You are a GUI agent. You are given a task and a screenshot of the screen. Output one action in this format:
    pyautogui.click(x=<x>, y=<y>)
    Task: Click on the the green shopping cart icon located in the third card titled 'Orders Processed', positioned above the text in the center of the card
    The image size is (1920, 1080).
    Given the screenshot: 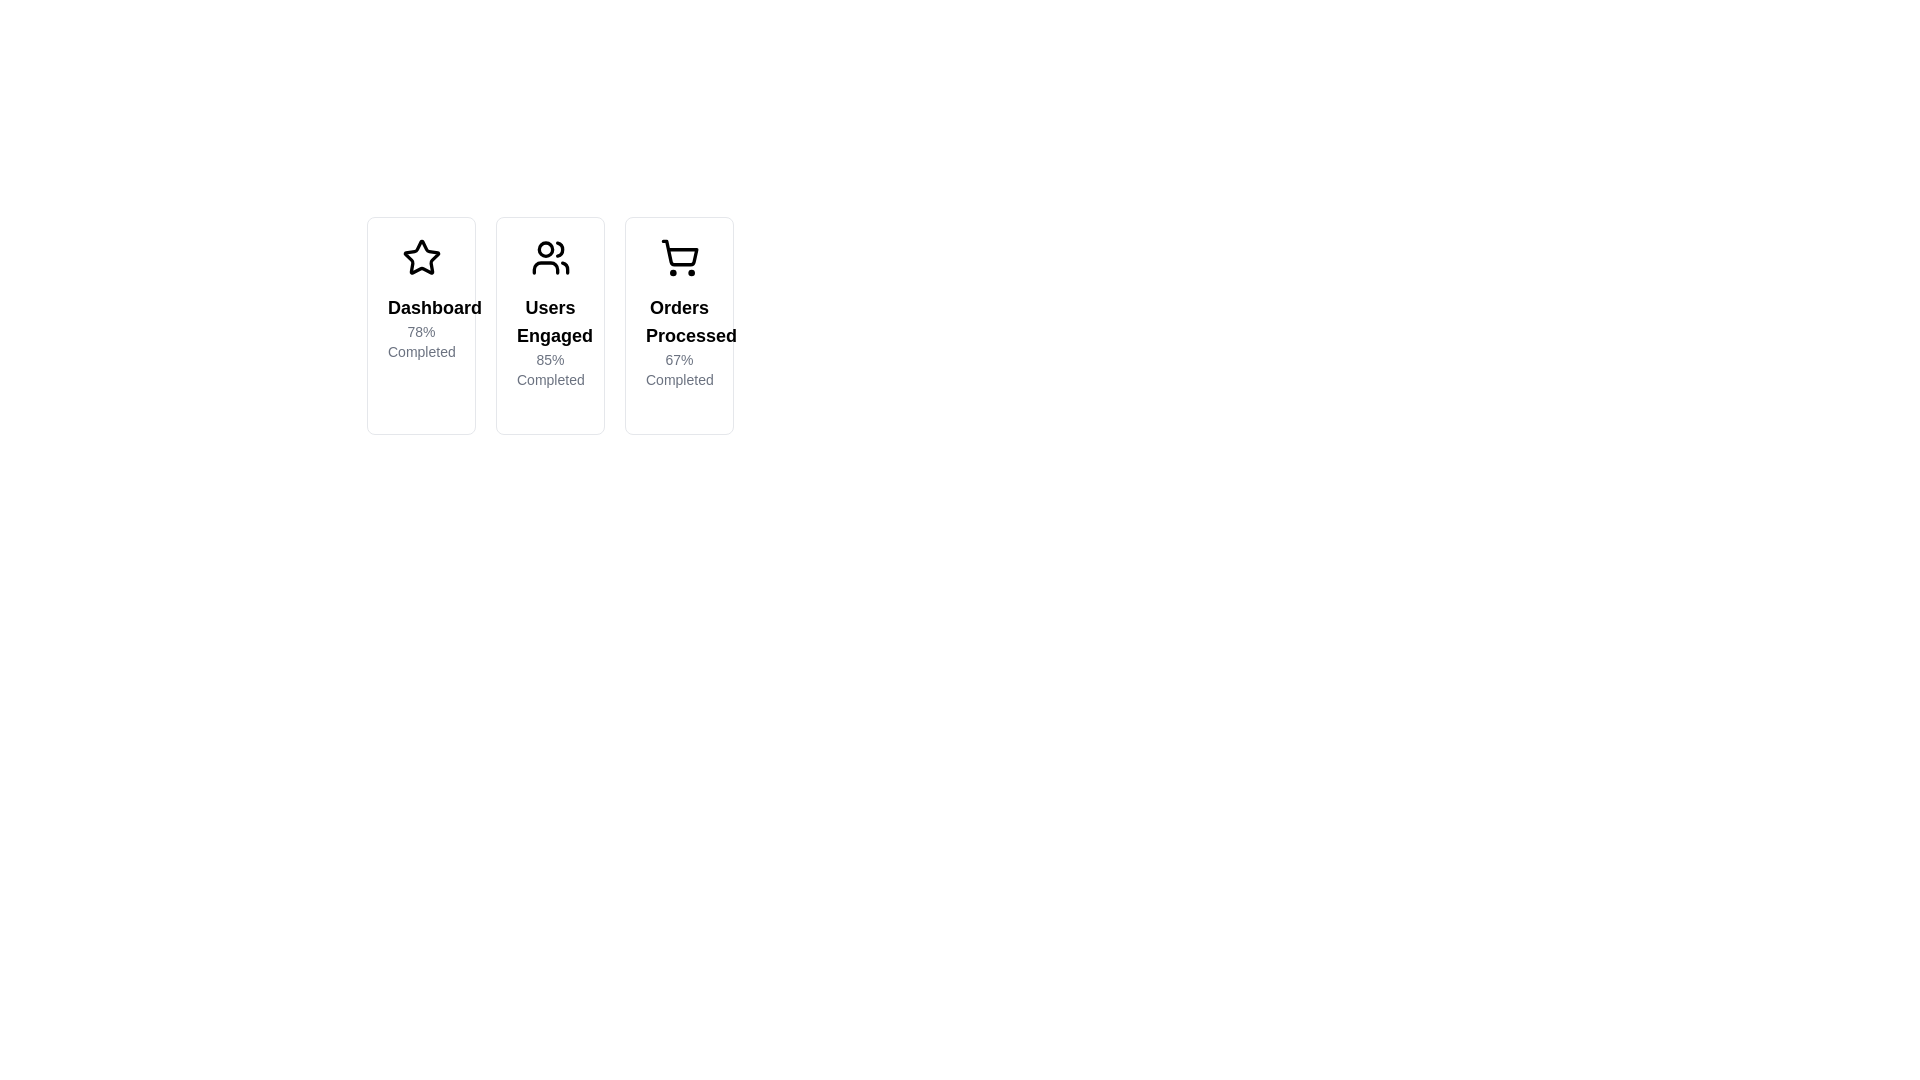 What is the action you would take?
    pyautogui.click(x=679, y=257)
    